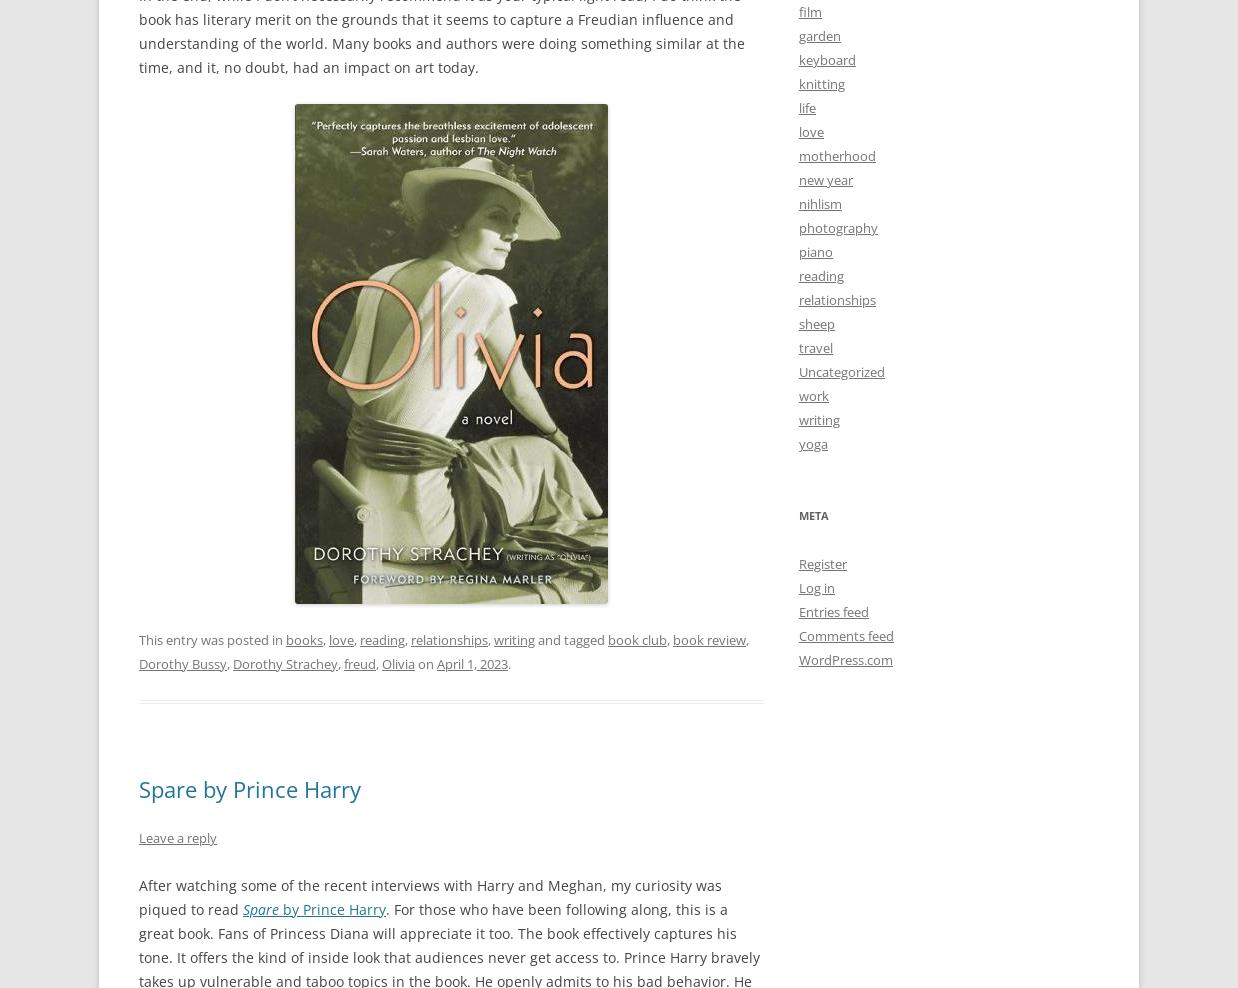  I want to click on 'nihlism', so click(820, 204).